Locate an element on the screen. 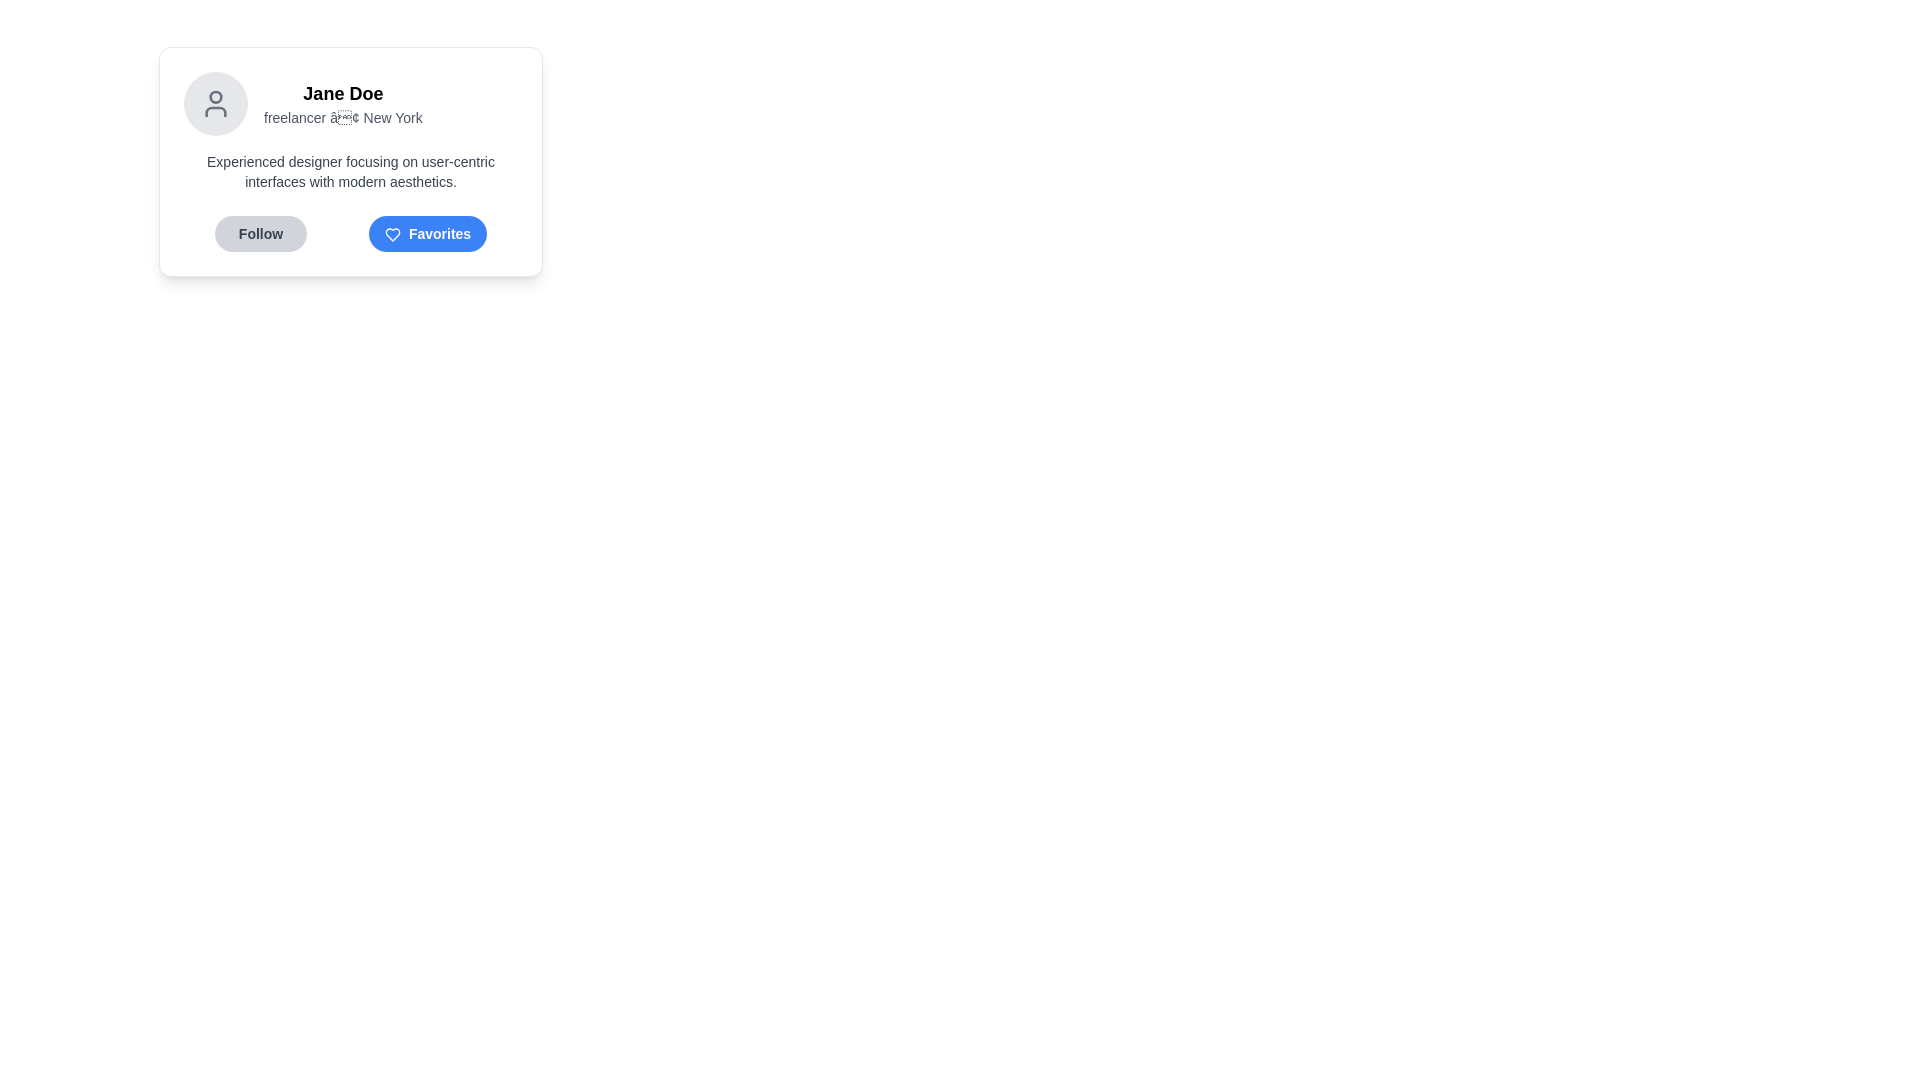  the blue rectangular 'Favorites' button with a white heart icon is located at coordinates (426, 233).